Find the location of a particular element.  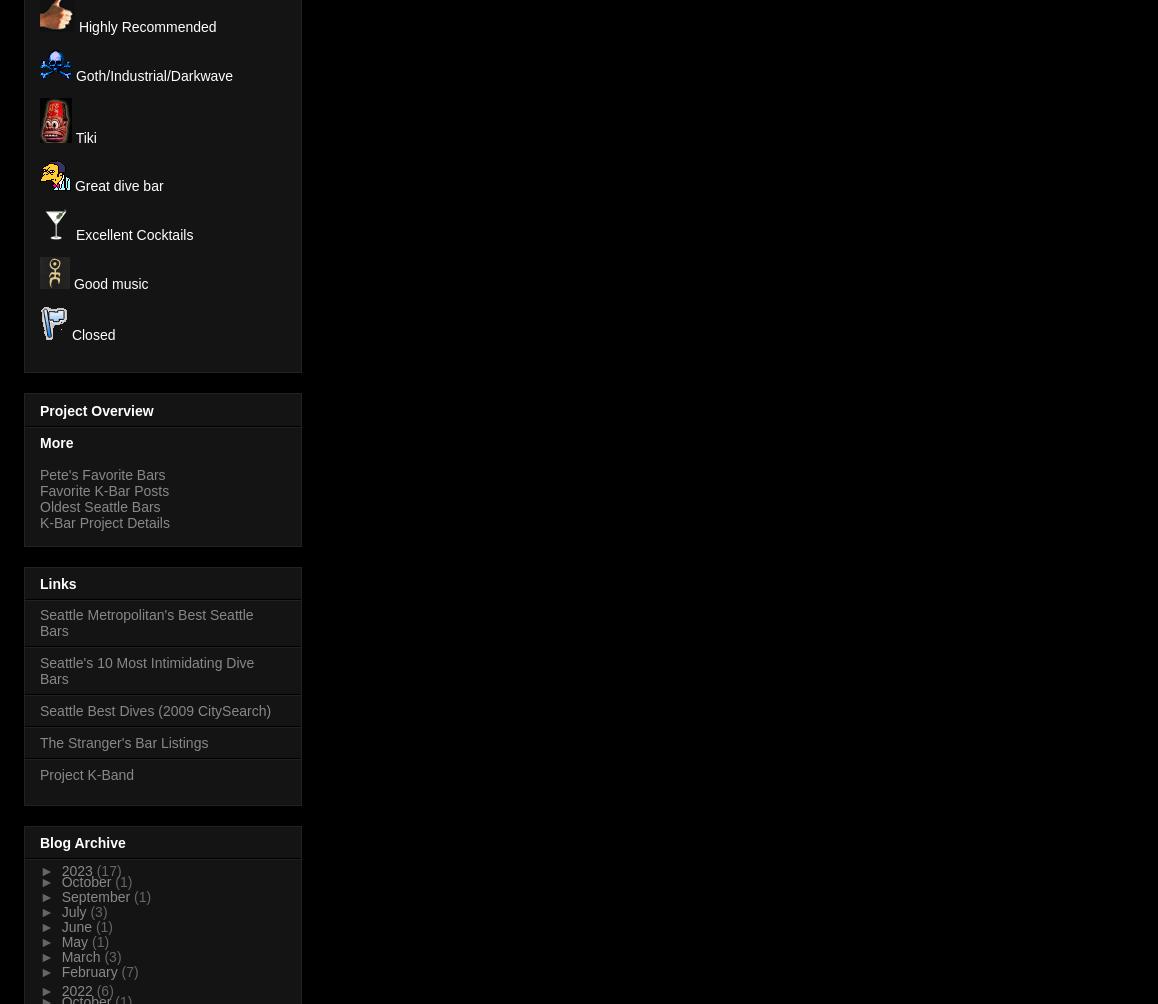

'K-Bar Project Details' is located at coordinates (104, 521).